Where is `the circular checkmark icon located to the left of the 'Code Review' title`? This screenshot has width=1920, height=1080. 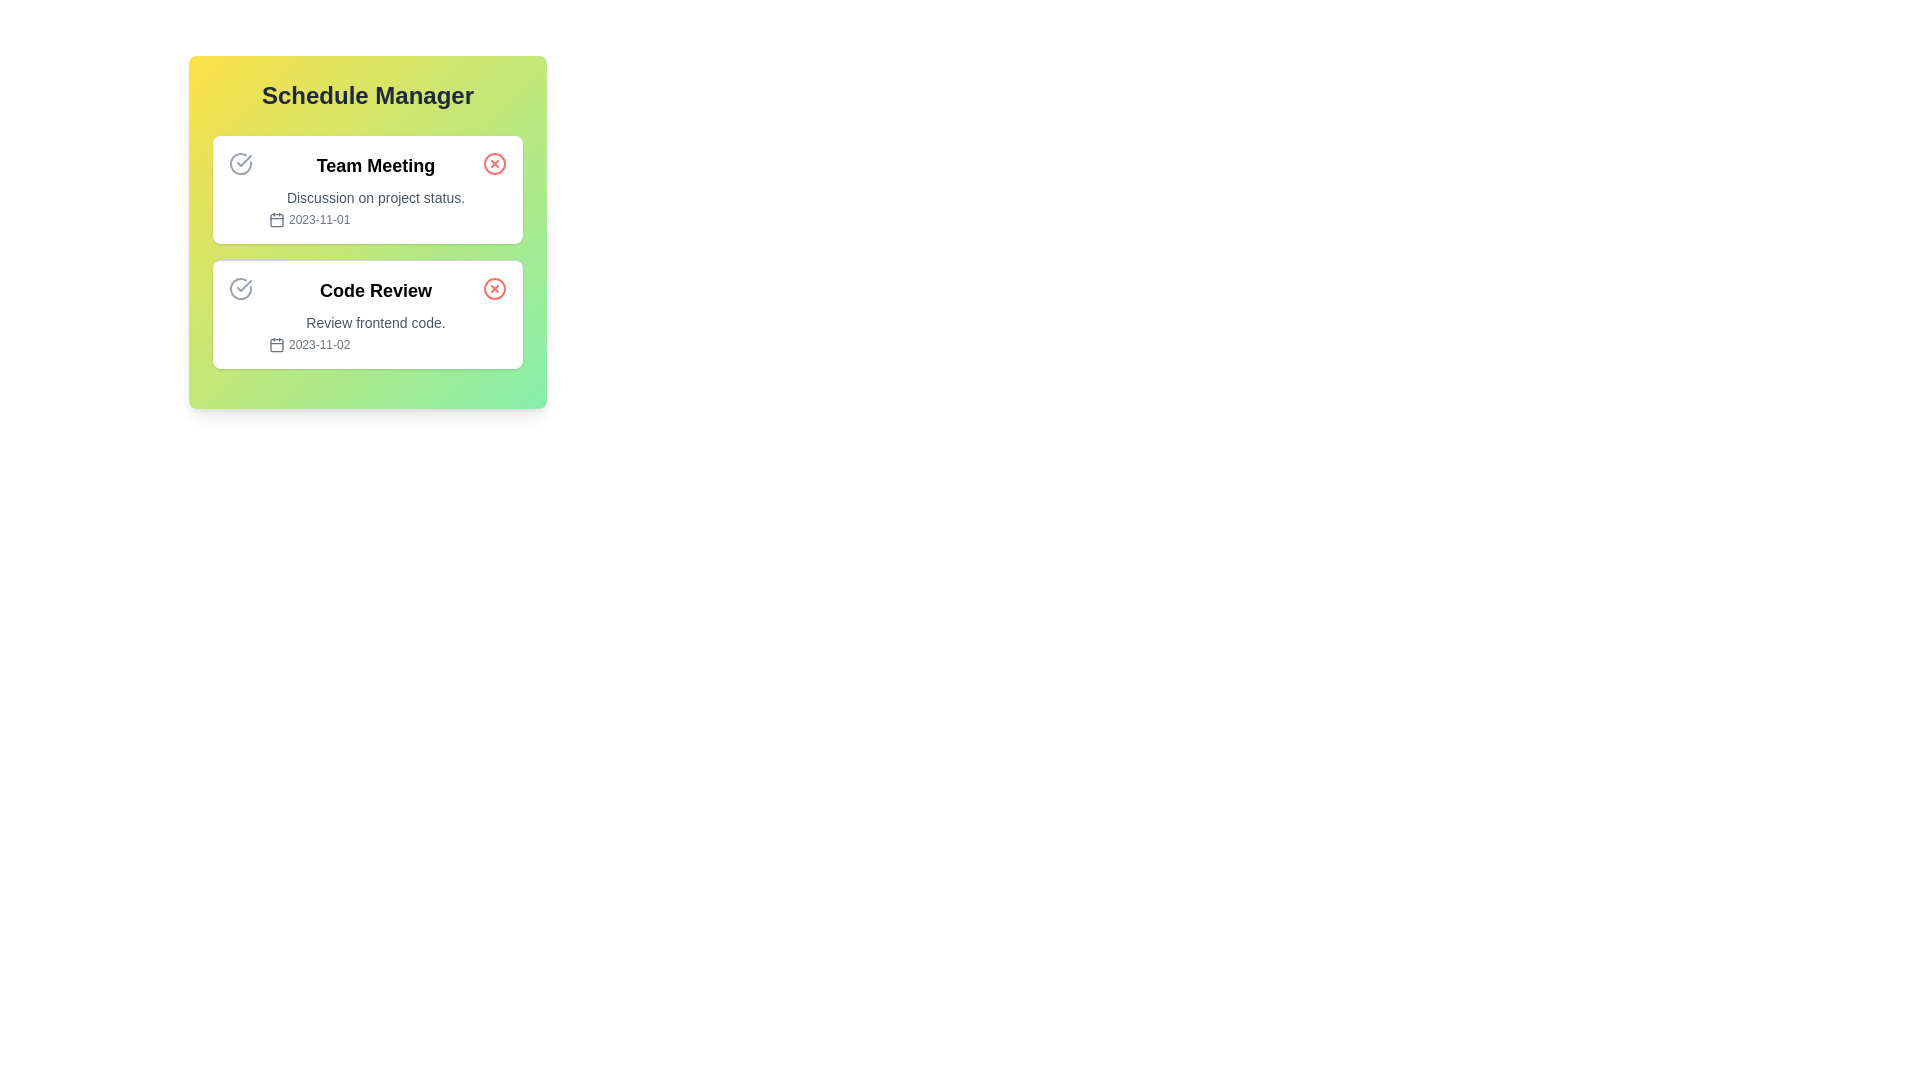
the circular checkmark icon located to the left of the 'Code Review' title is located at coordinates (240, 289).